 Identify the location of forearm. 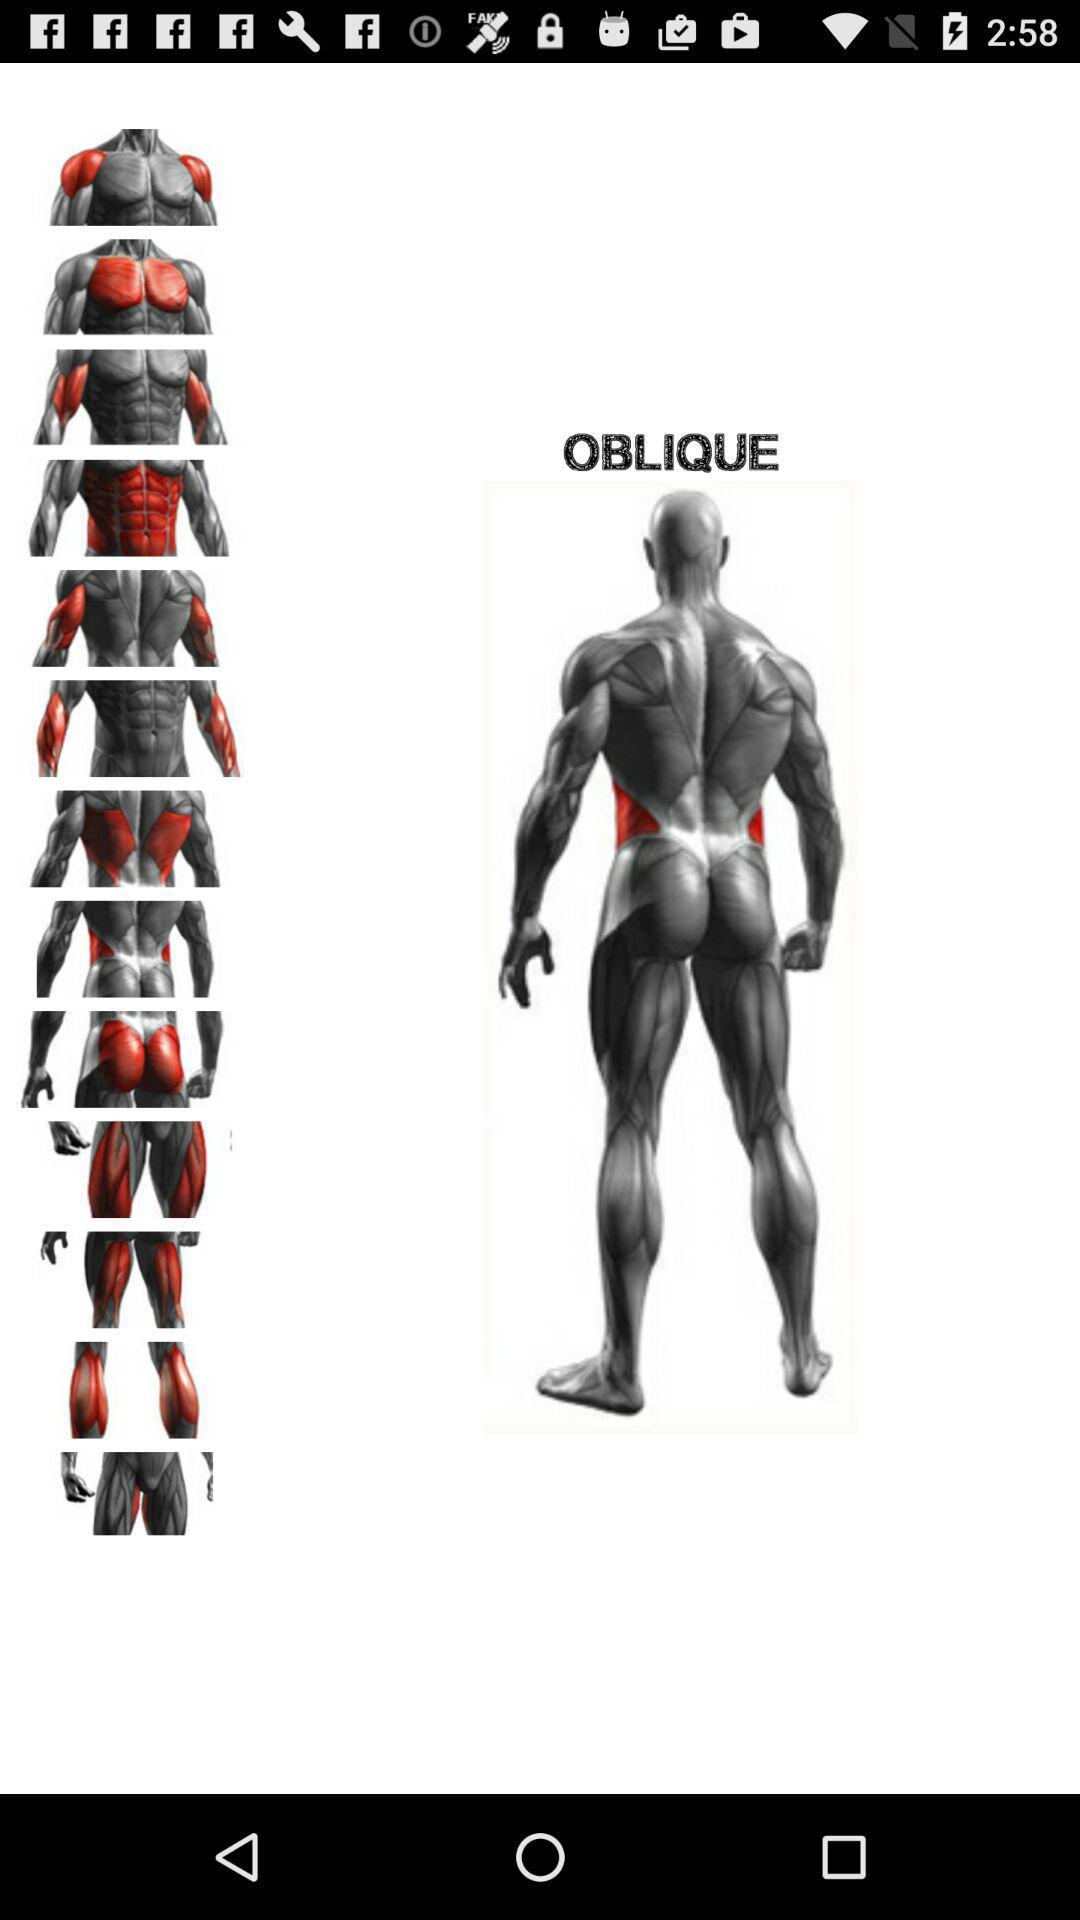
(131, 720).